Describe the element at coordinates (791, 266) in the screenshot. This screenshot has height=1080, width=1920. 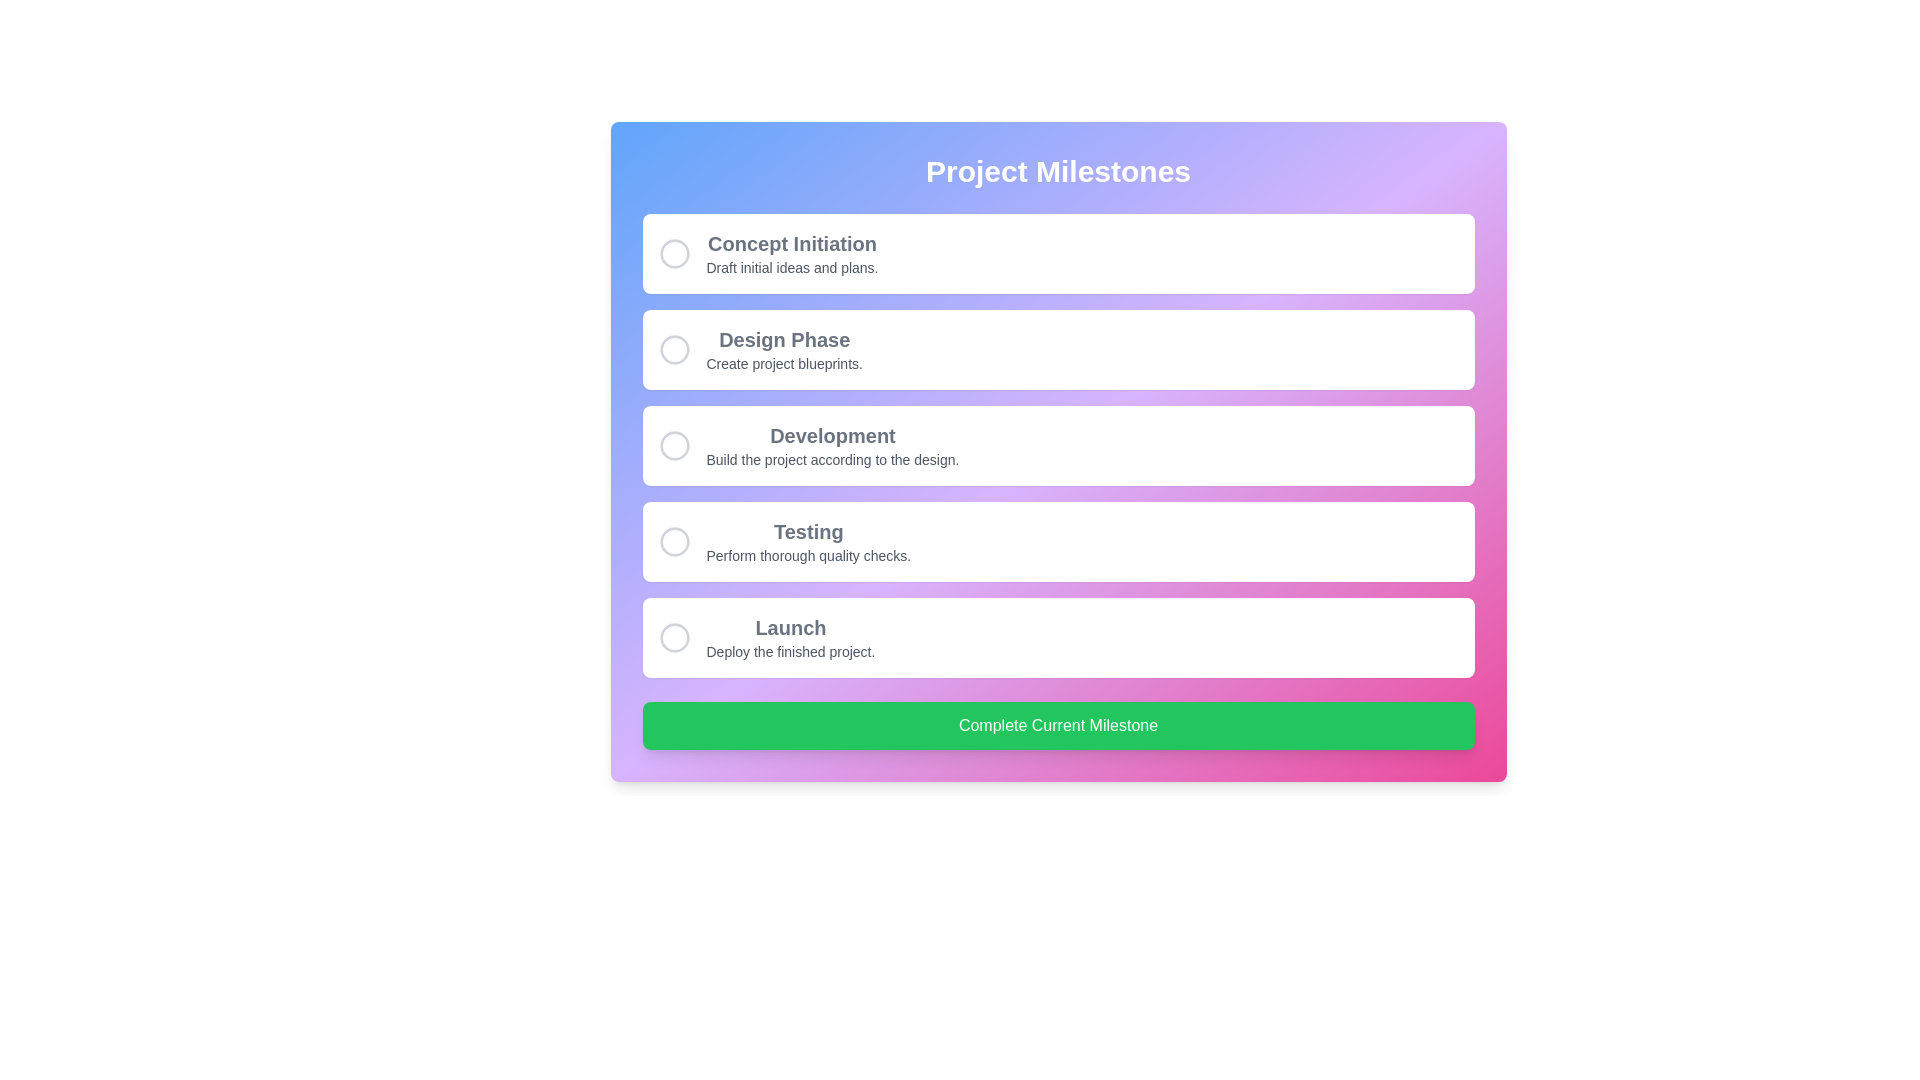
I see `the text element that reads 'Draft initial ideas and plans.', which is styled in a small, gray font and located directly beneath the 'Concept Initiation' heading` at that location.